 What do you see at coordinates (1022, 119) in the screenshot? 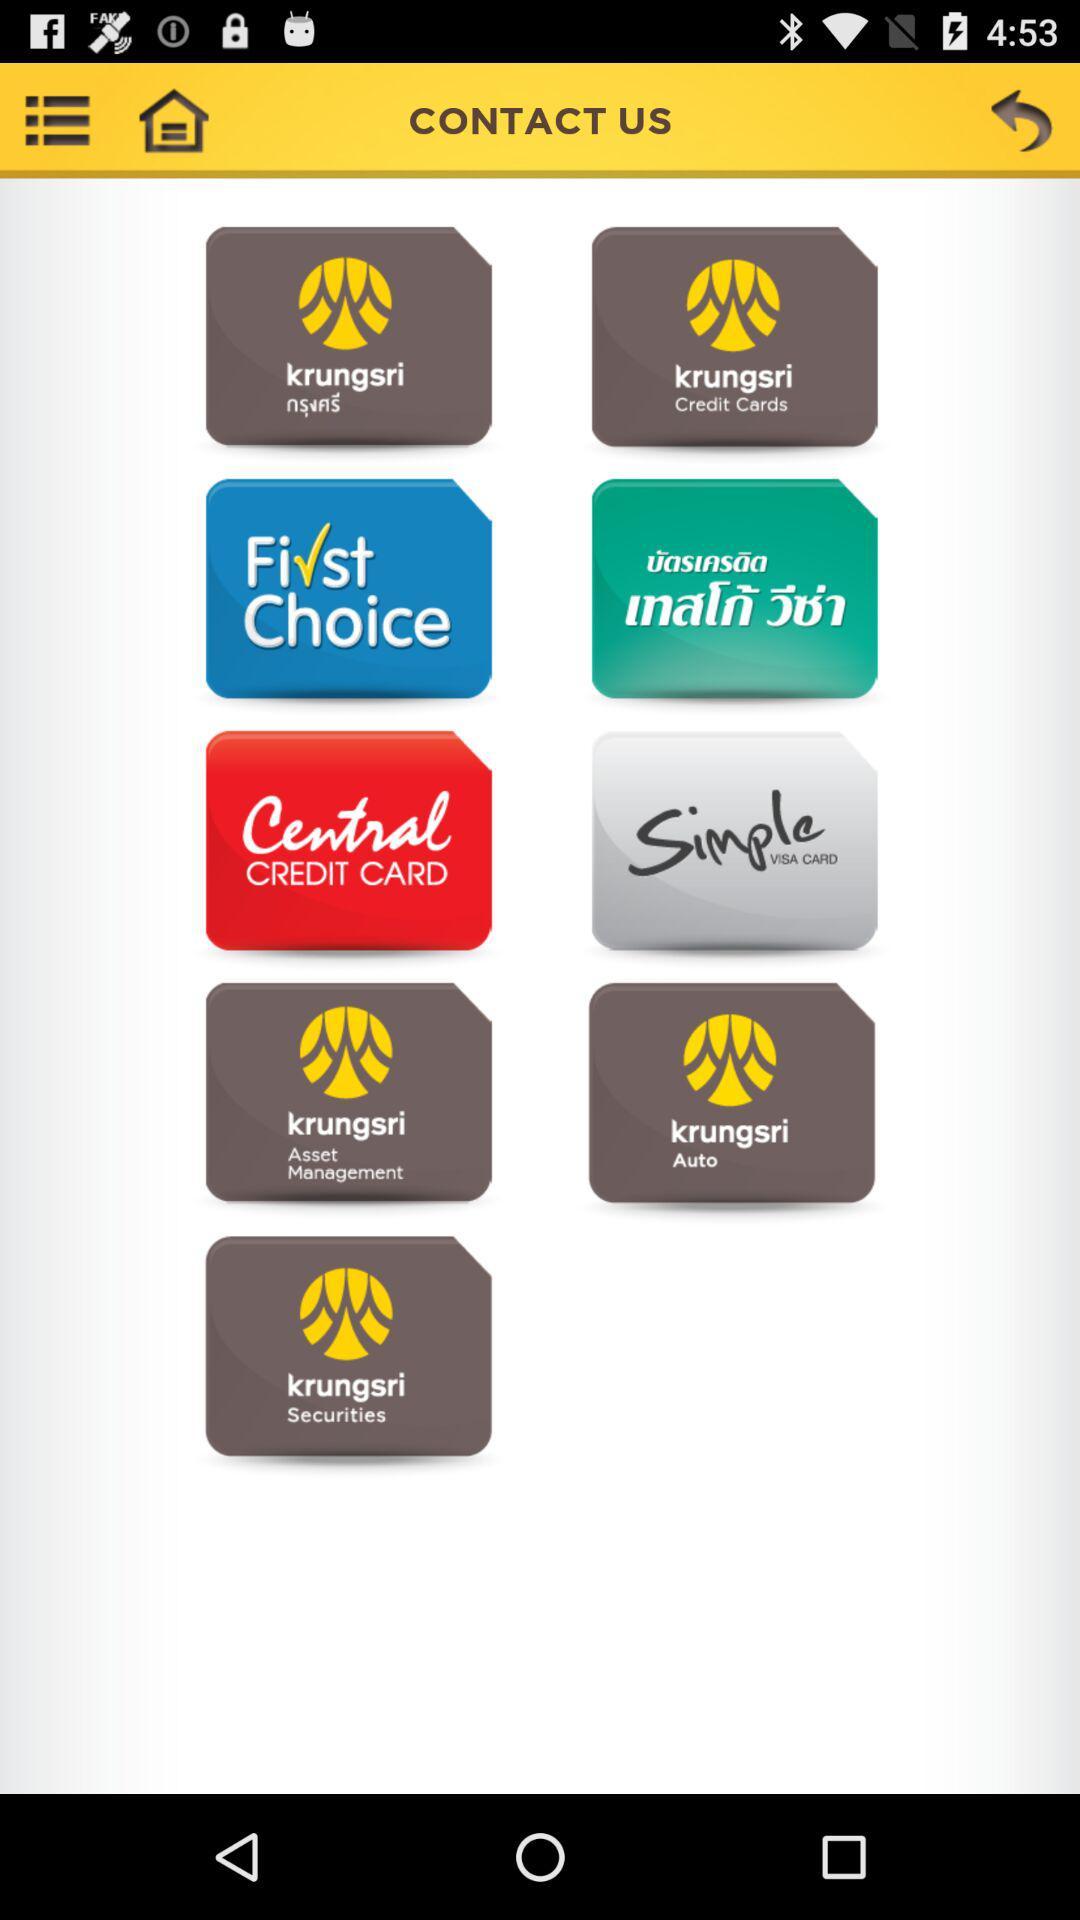
I see `go back` at bounding box center [1022, 119].